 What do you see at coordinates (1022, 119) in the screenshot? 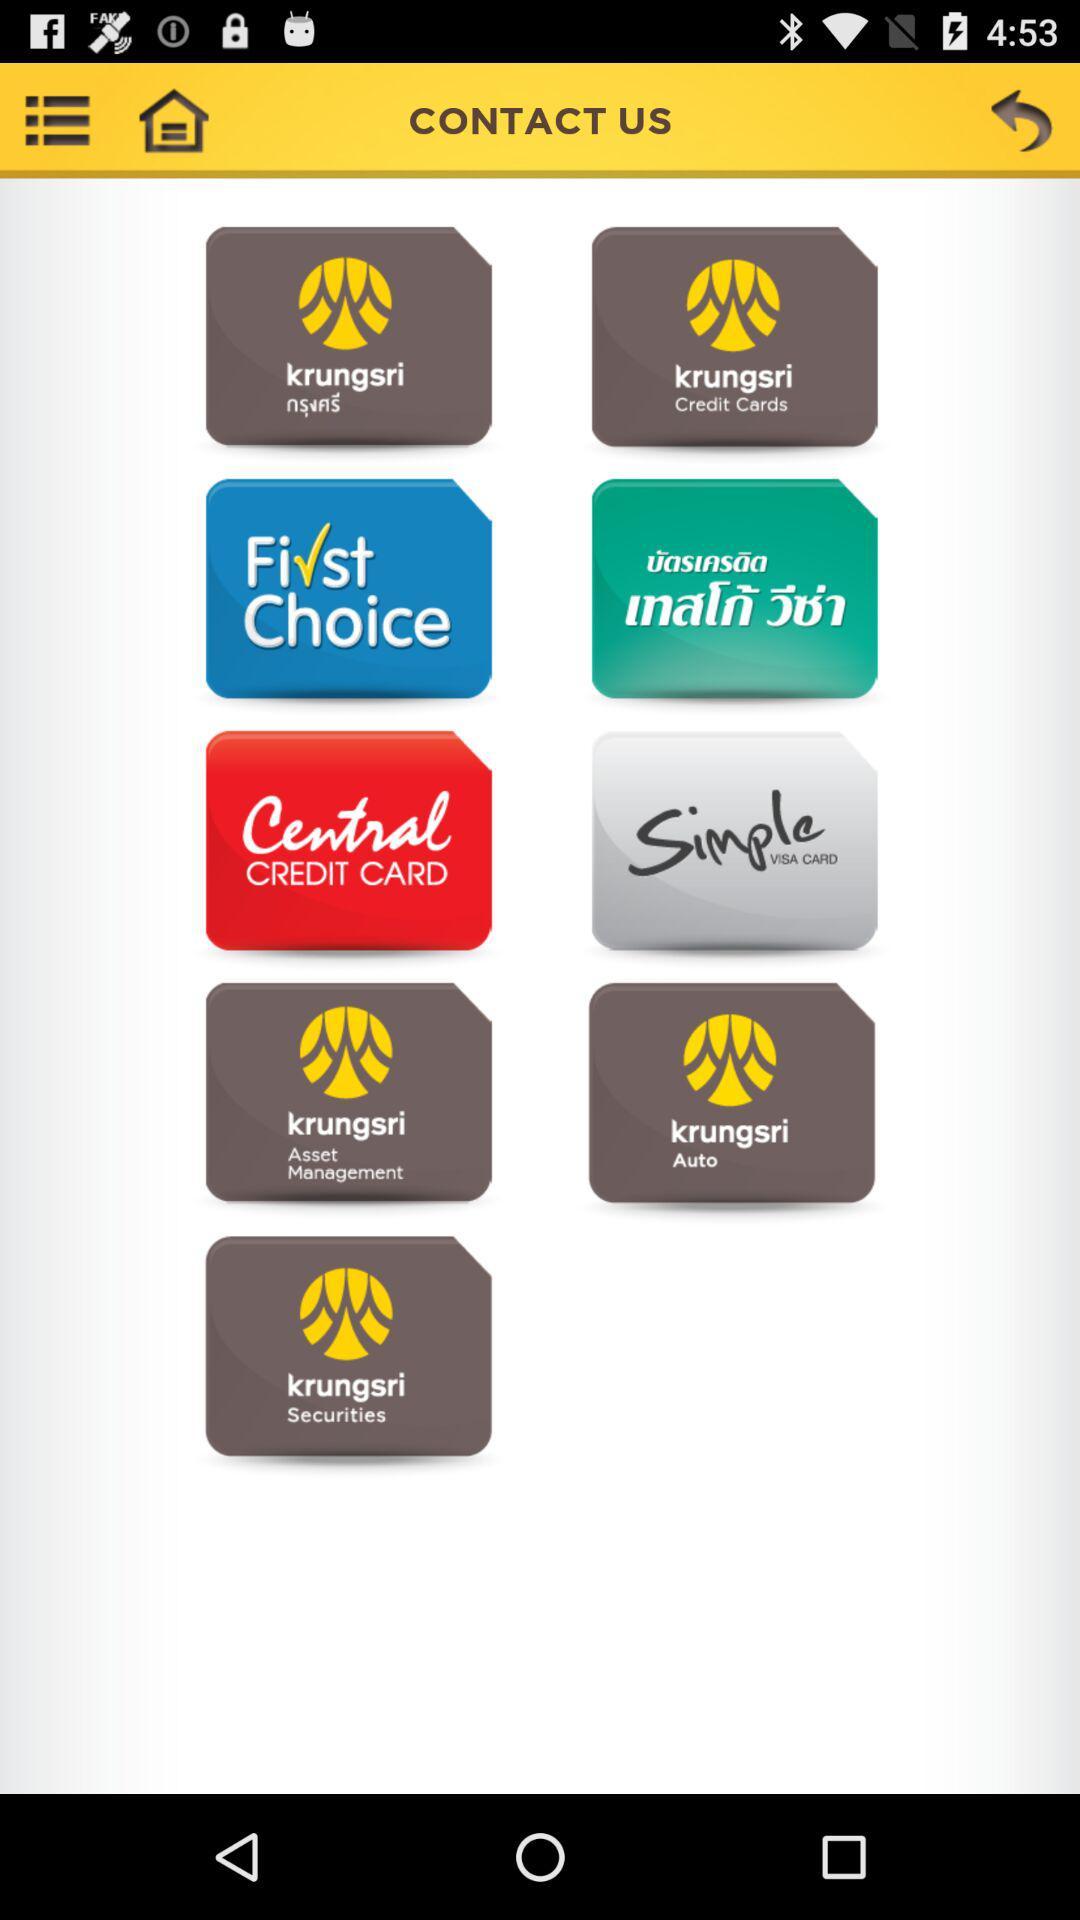
I see `go back` at bounding box center [1022, 119].